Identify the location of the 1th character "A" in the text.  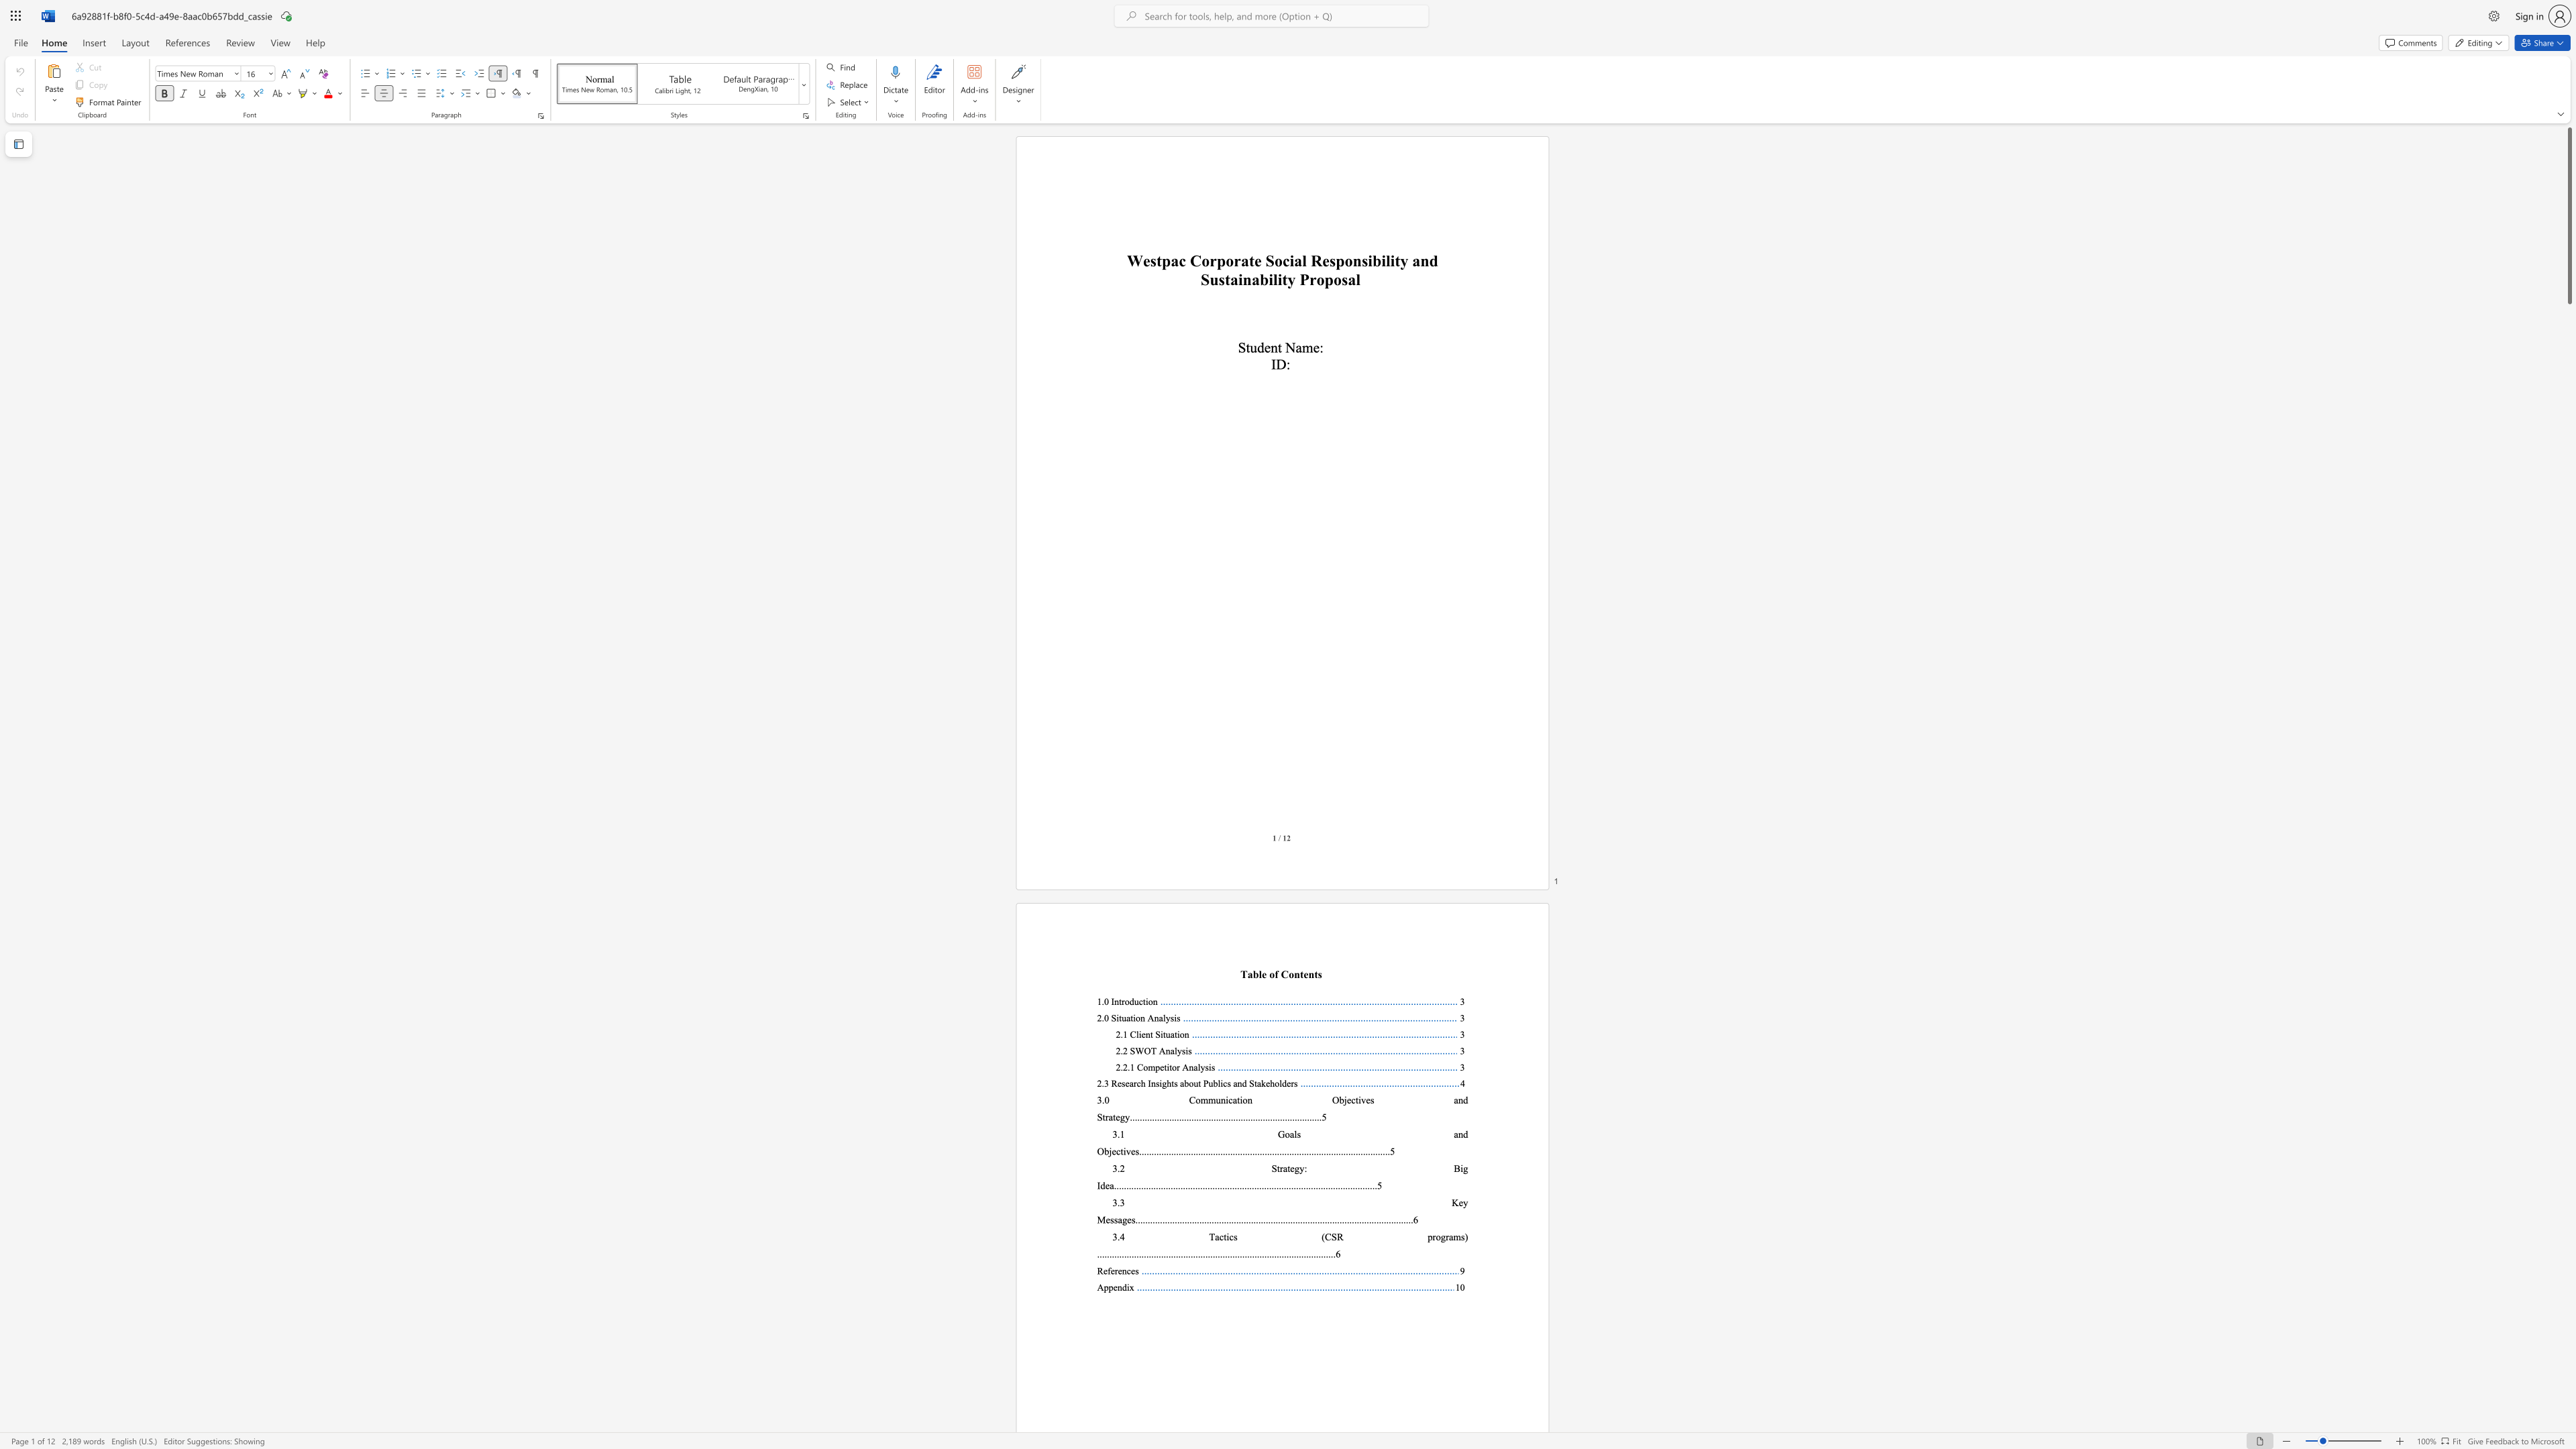
(1161, 1050).